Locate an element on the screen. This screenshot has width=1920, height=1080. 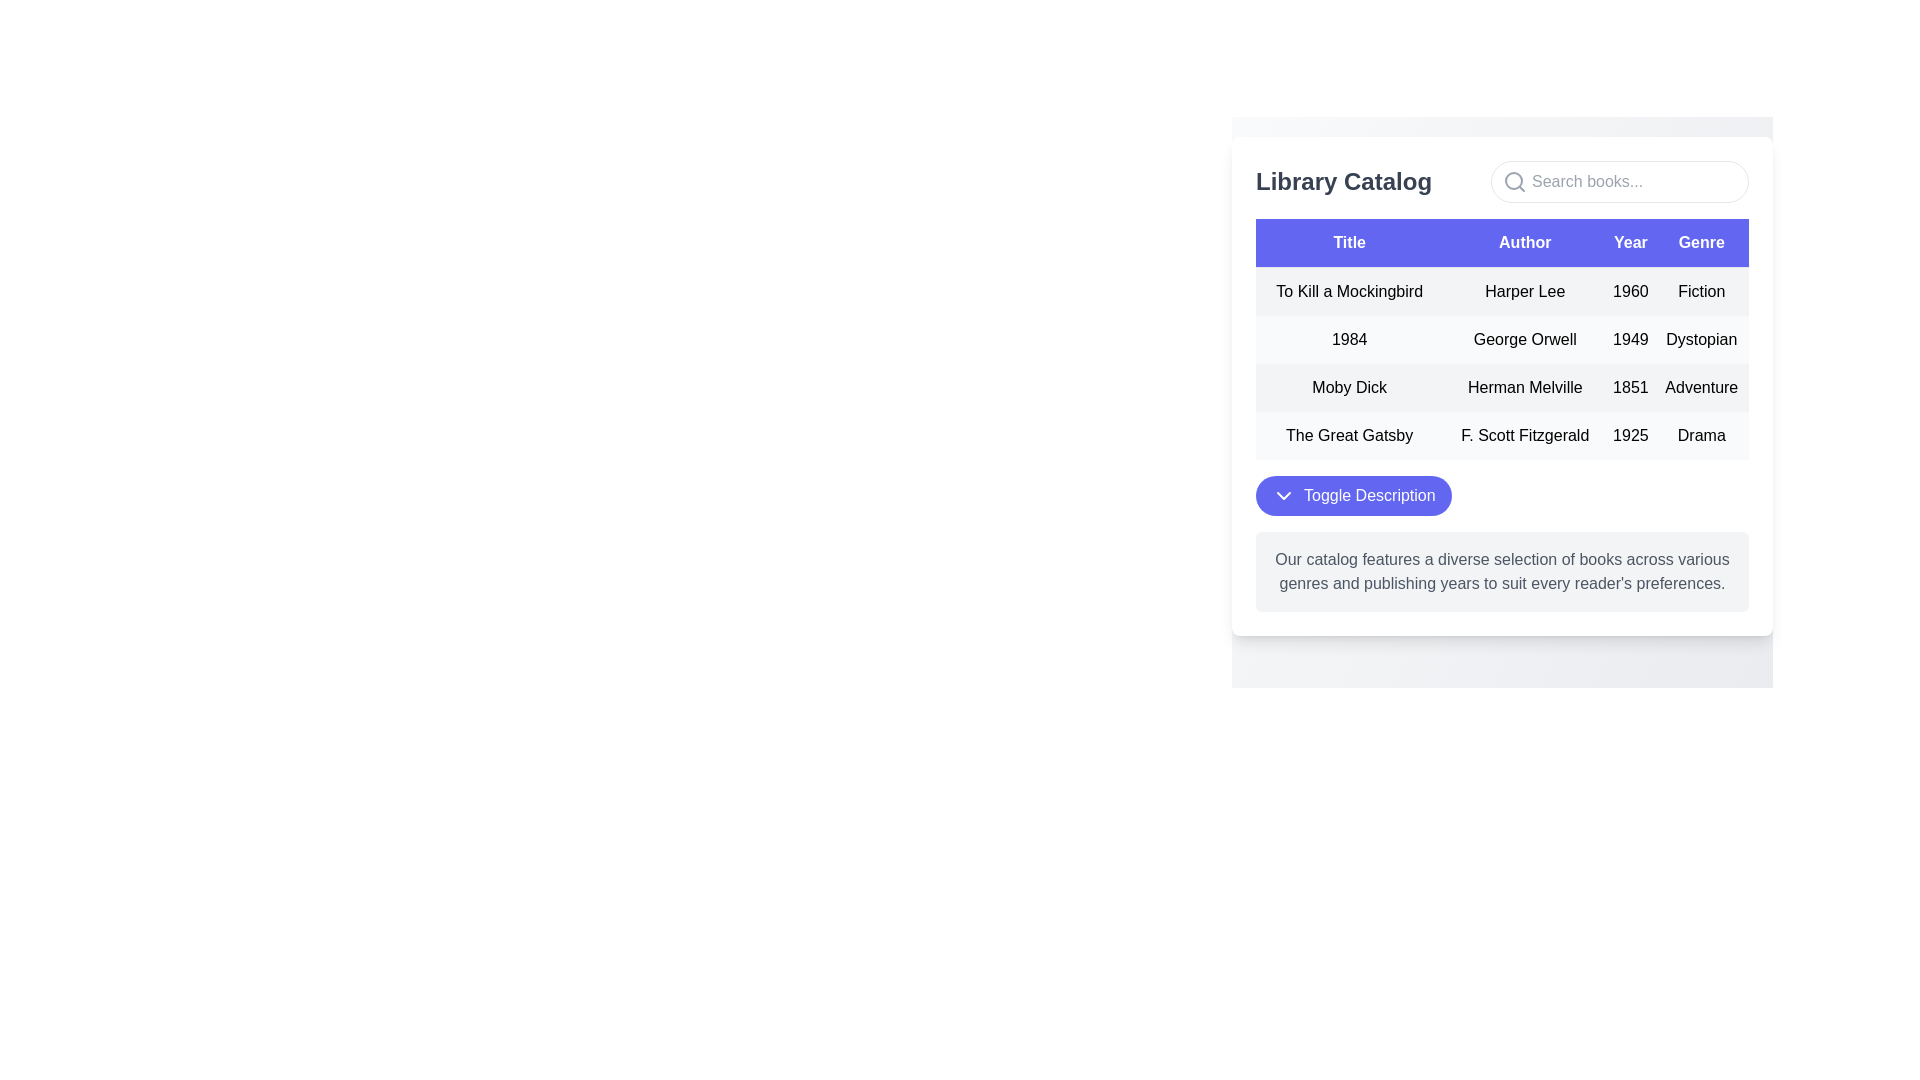
the text label displaying the genre of the book 'The Great Gatsby', located in the fourth row of the table in the 'Genre' column is located at coordinates (1700, 434).